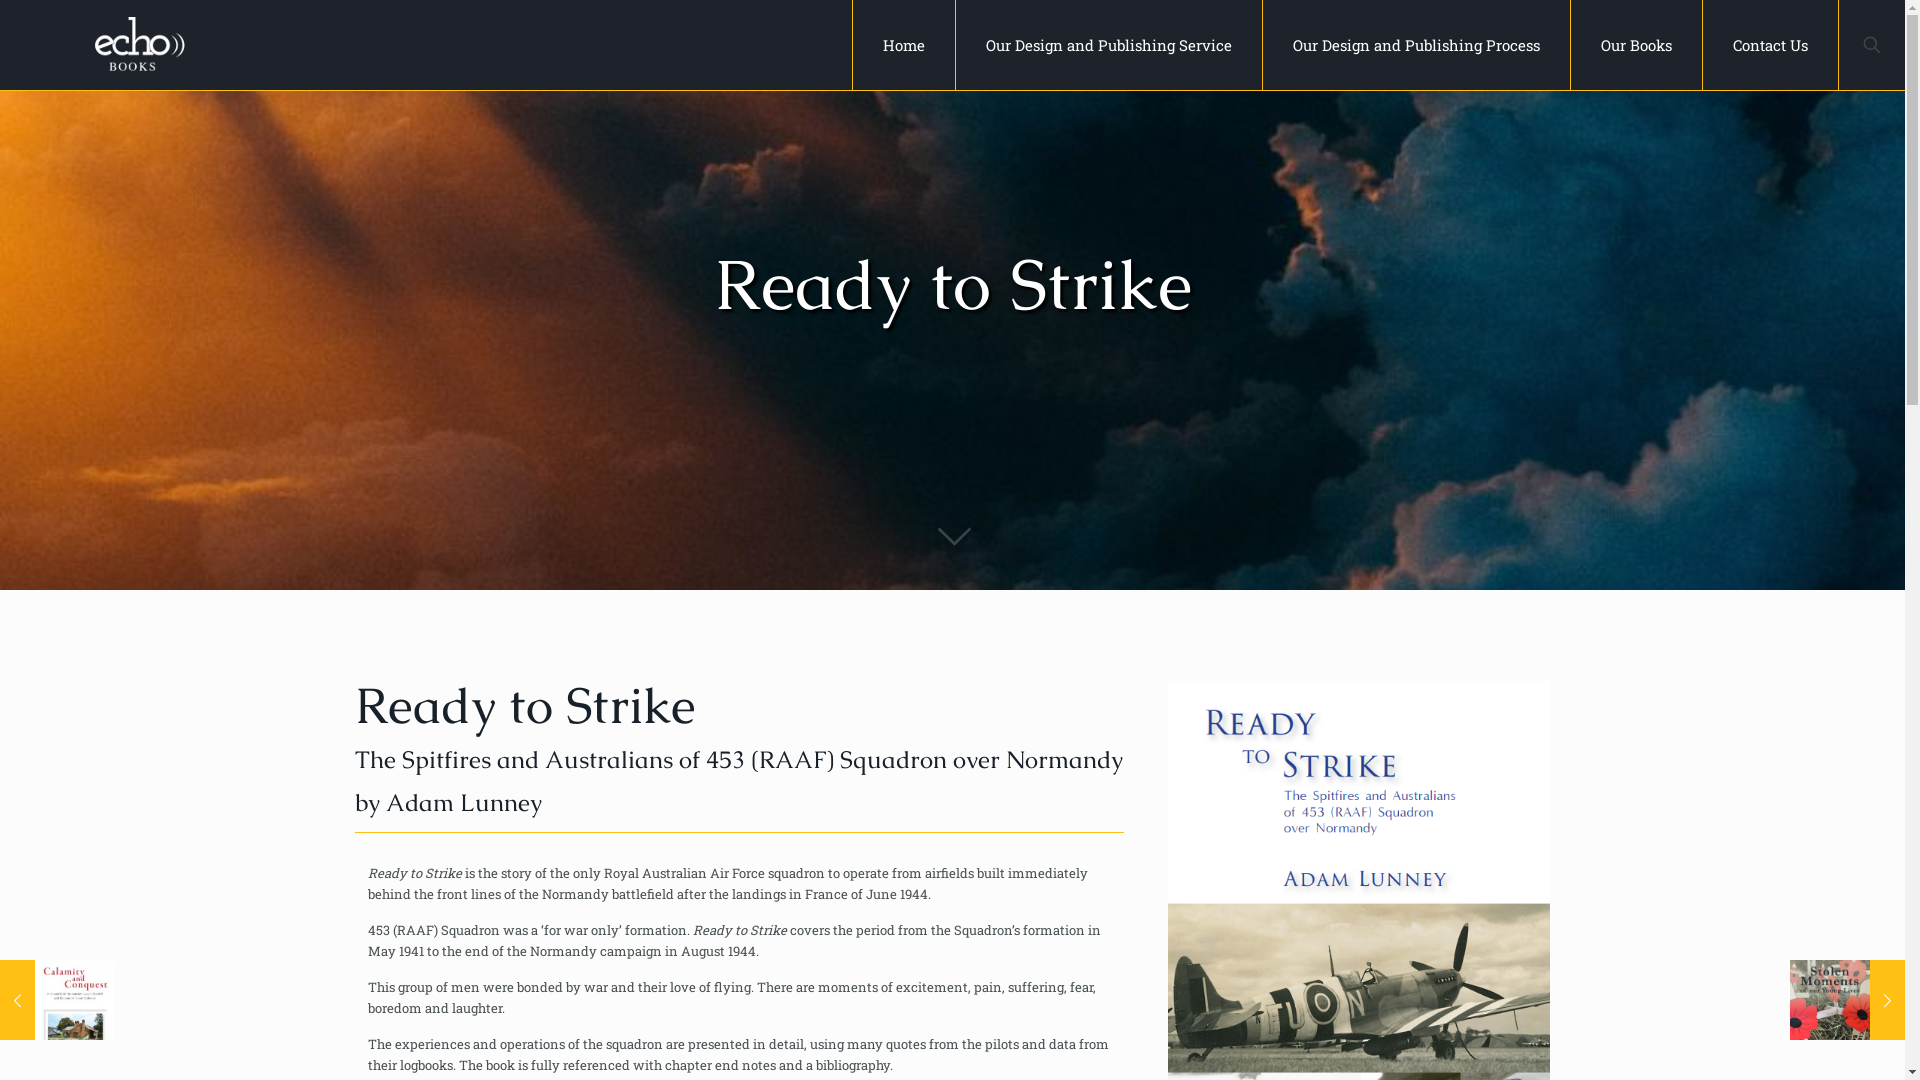 The image size is (1920, 1080). What do you see at coordinates (902, 45) in the screenshot?
I see `'Home'` at bounding box center [902, 45].